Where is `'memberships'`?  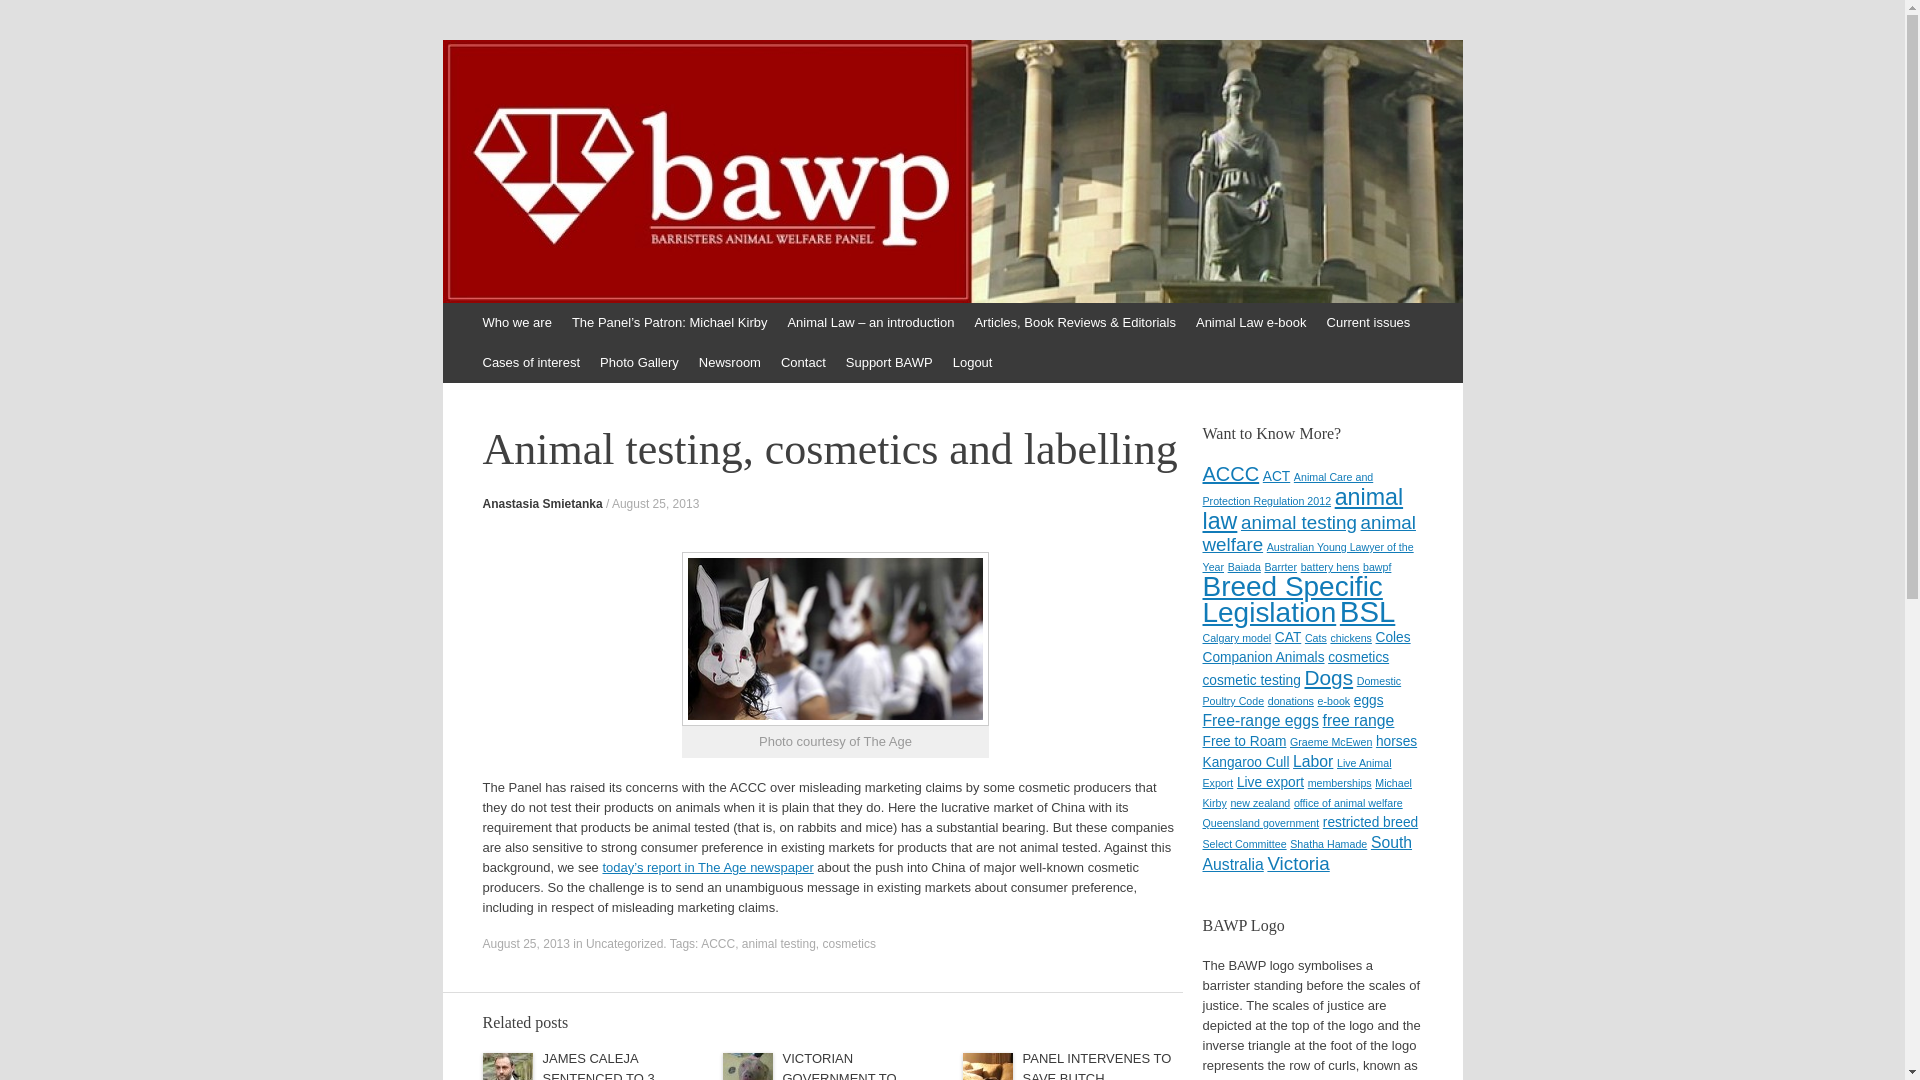 'memberships' is located at coordinates (1339, 782).